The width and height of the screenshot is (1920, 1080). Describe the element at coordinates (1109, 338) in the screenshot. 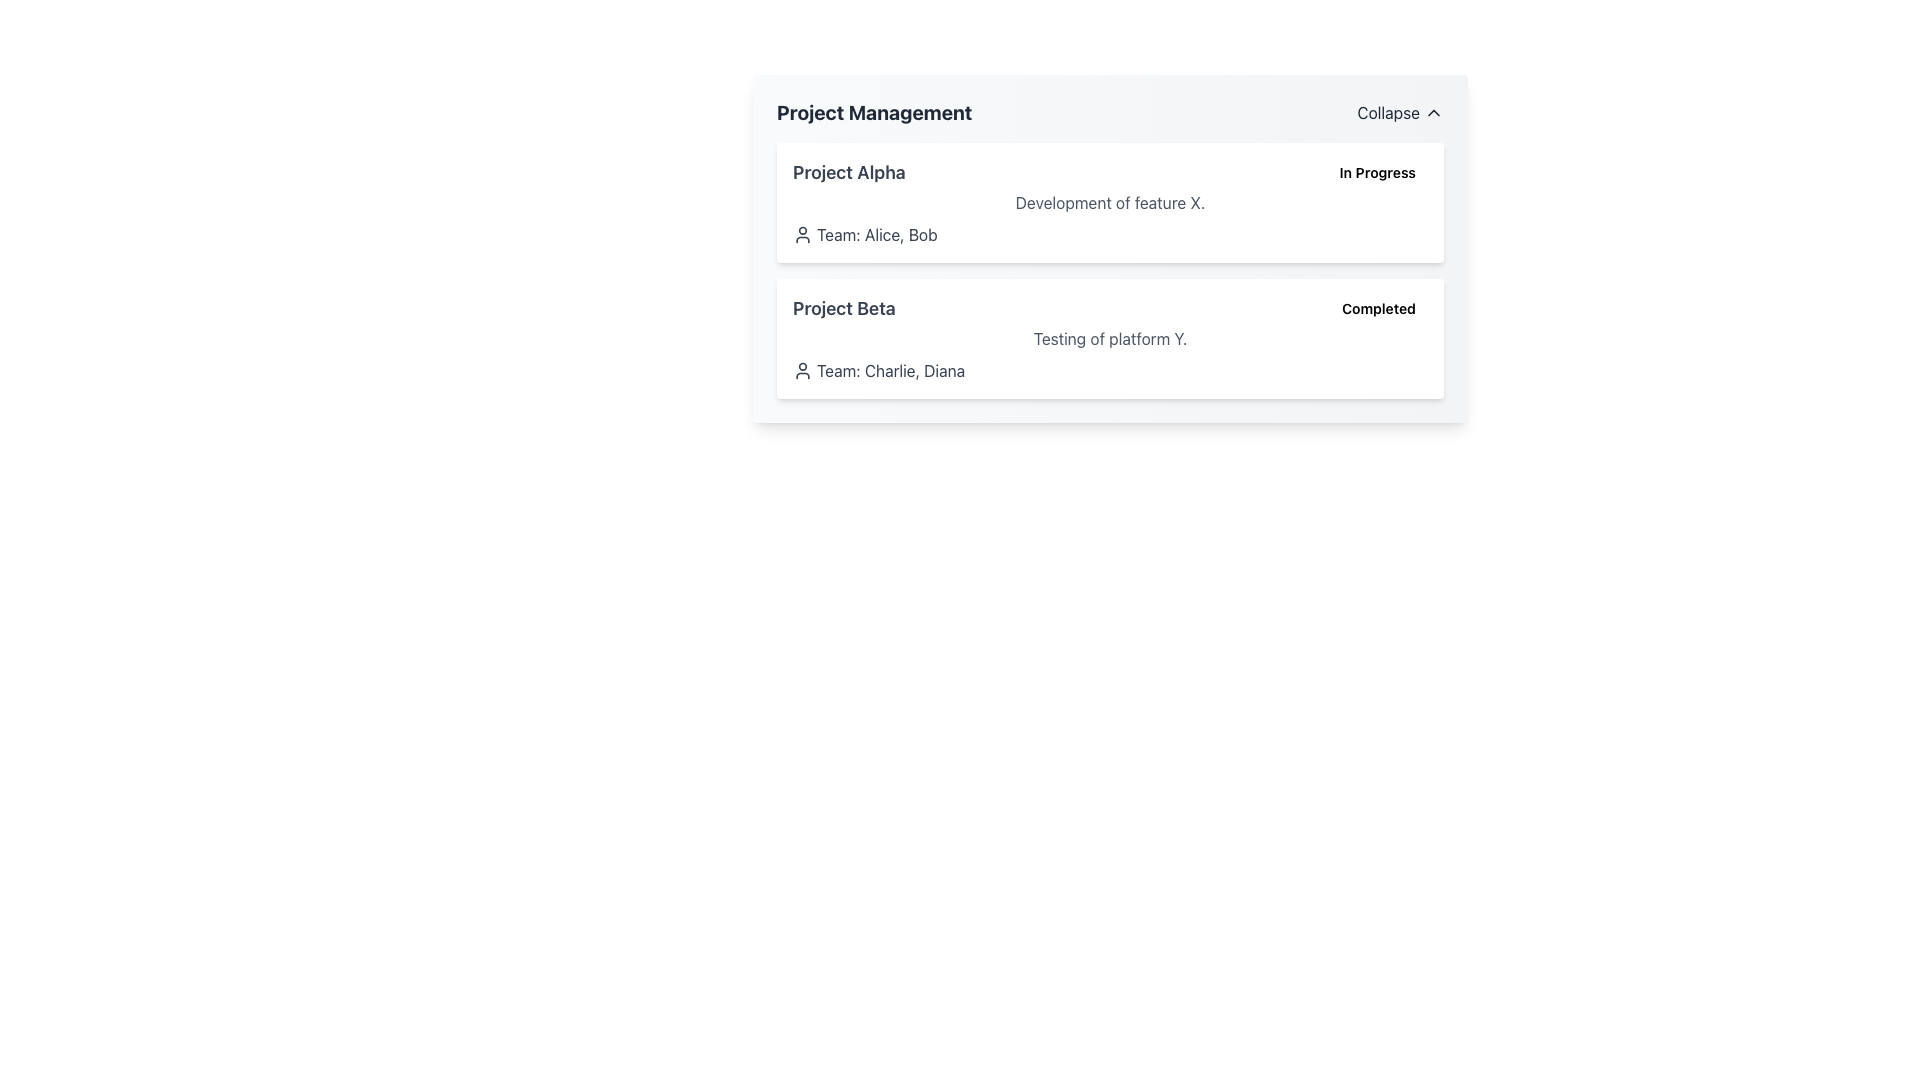

I see `the paragraph text displaying 'Testing of platform Y.' which is located below the title 'Project Beta' and adjacent to the 'Completed' badge` at that location.